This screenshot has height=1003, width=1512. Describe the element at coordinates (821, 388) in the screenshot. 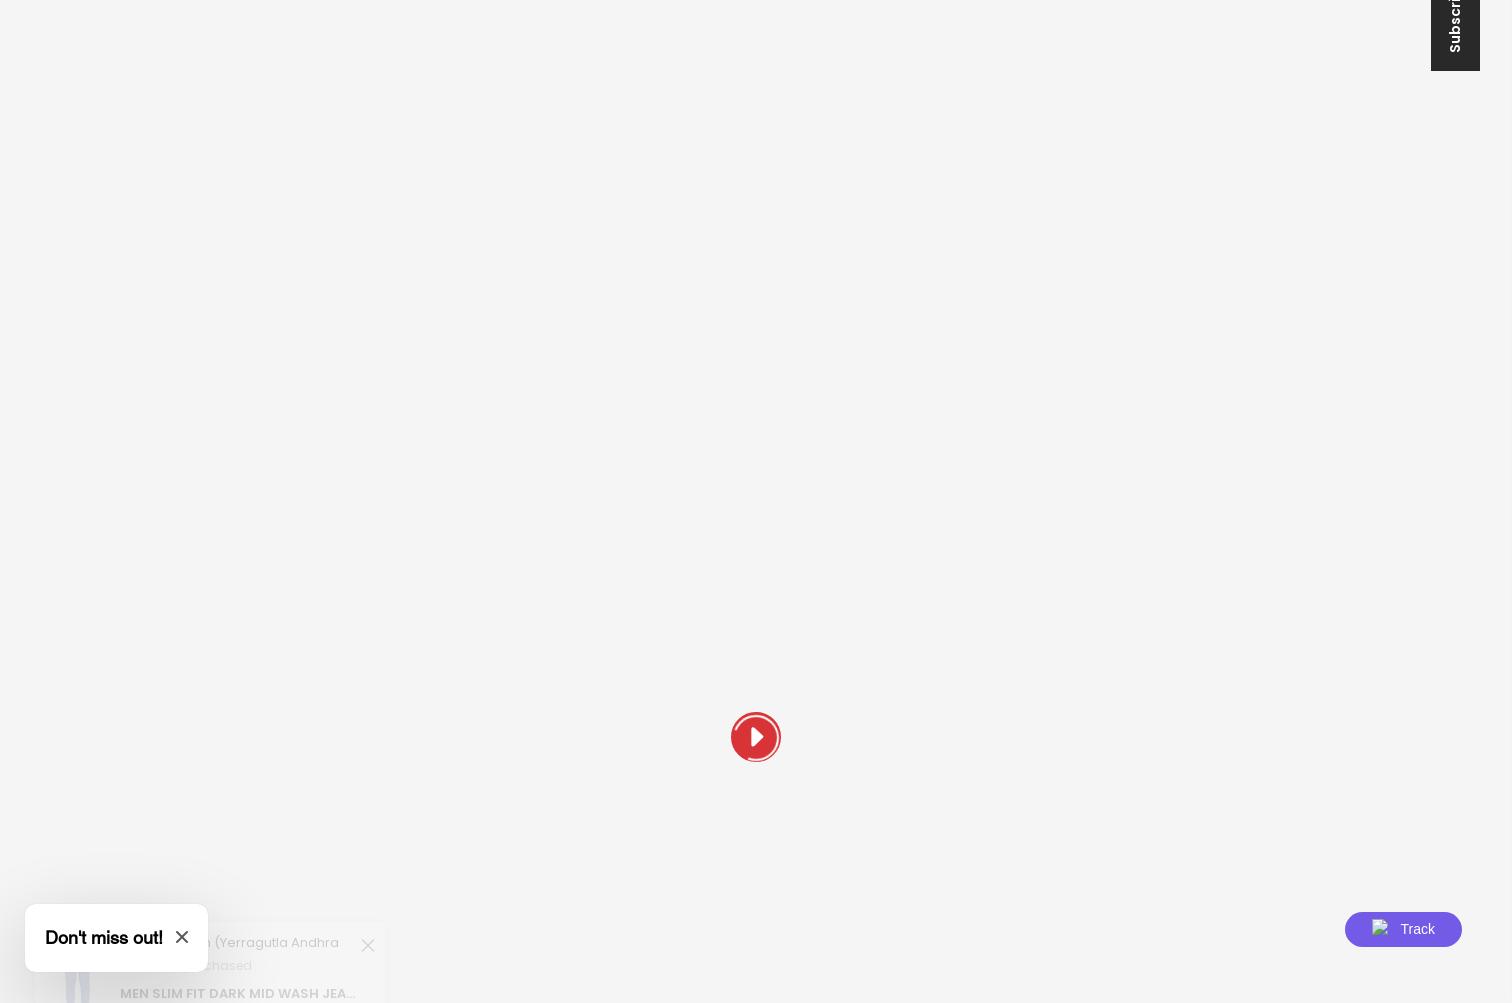

I see `'Order Status'` at that location.